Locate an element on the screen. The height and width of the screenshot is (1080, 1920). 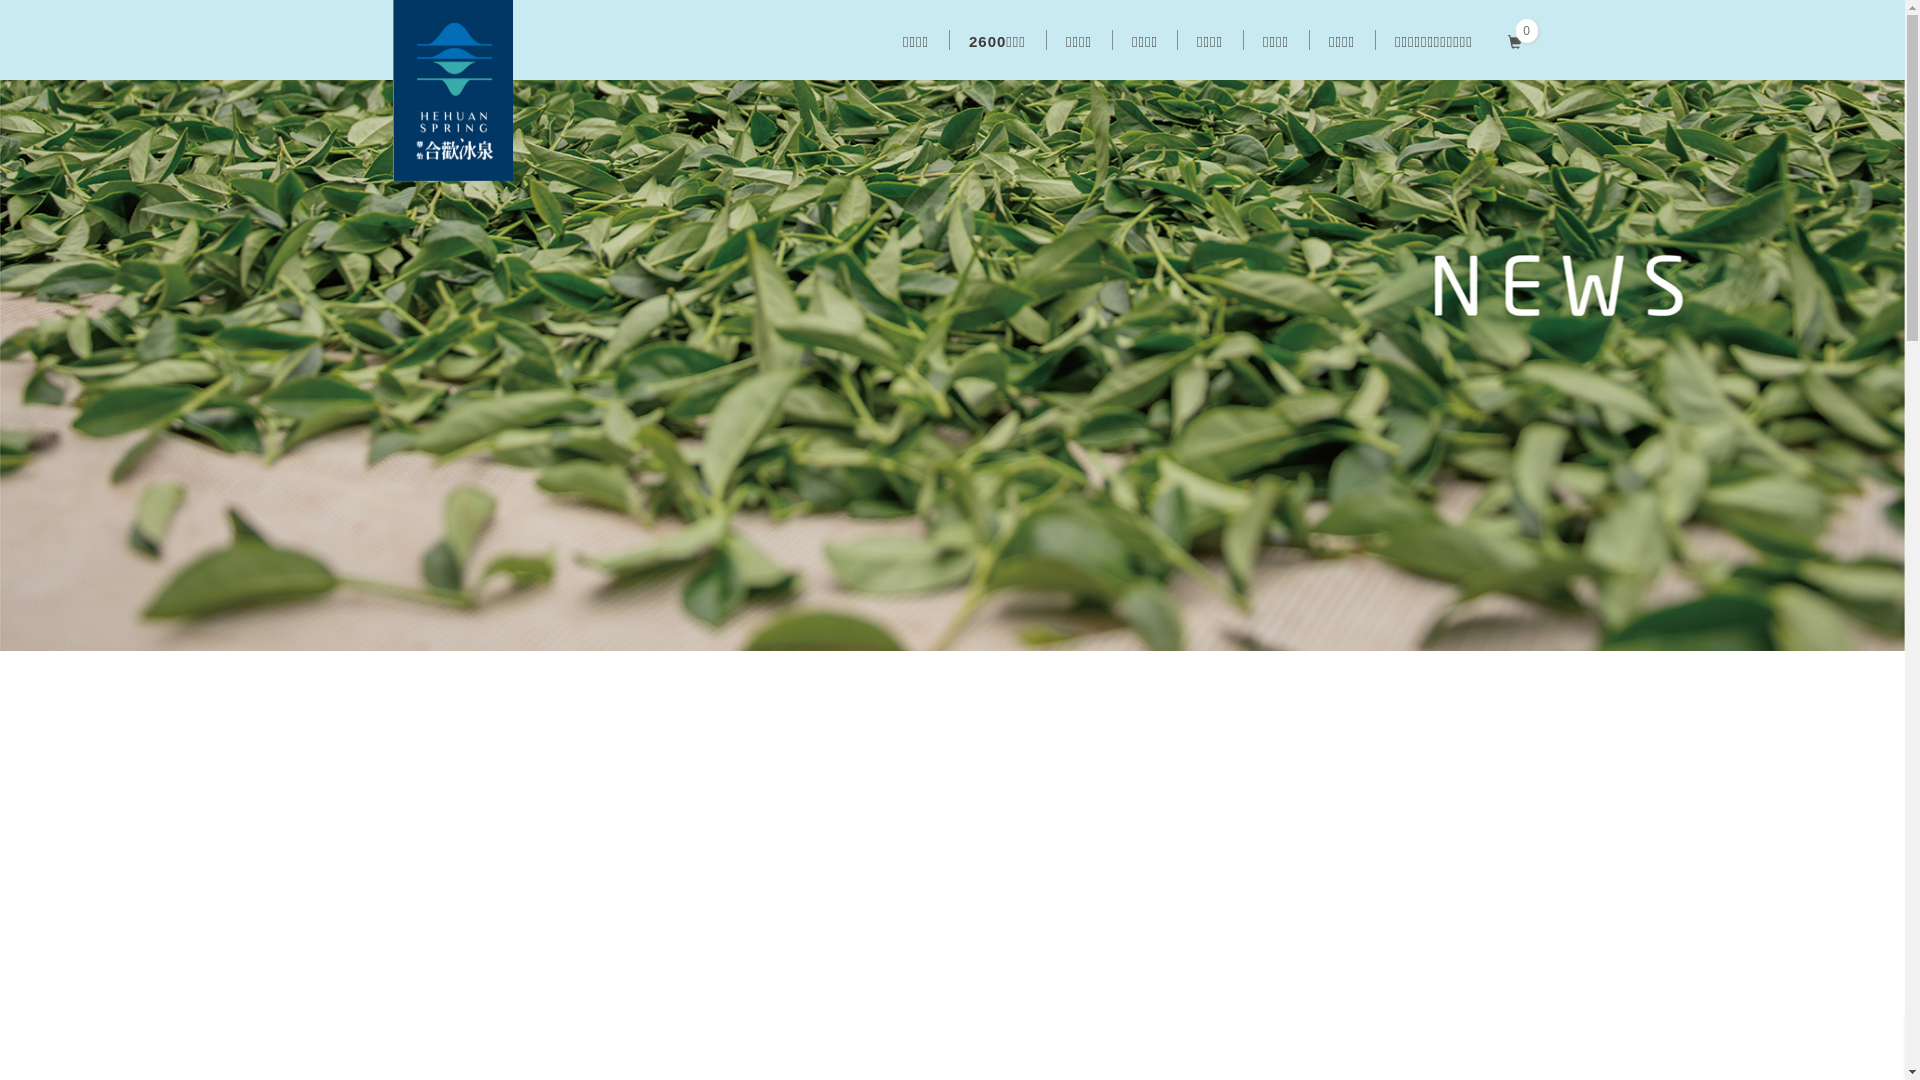
'0' is located at coordinates (1515, 39).